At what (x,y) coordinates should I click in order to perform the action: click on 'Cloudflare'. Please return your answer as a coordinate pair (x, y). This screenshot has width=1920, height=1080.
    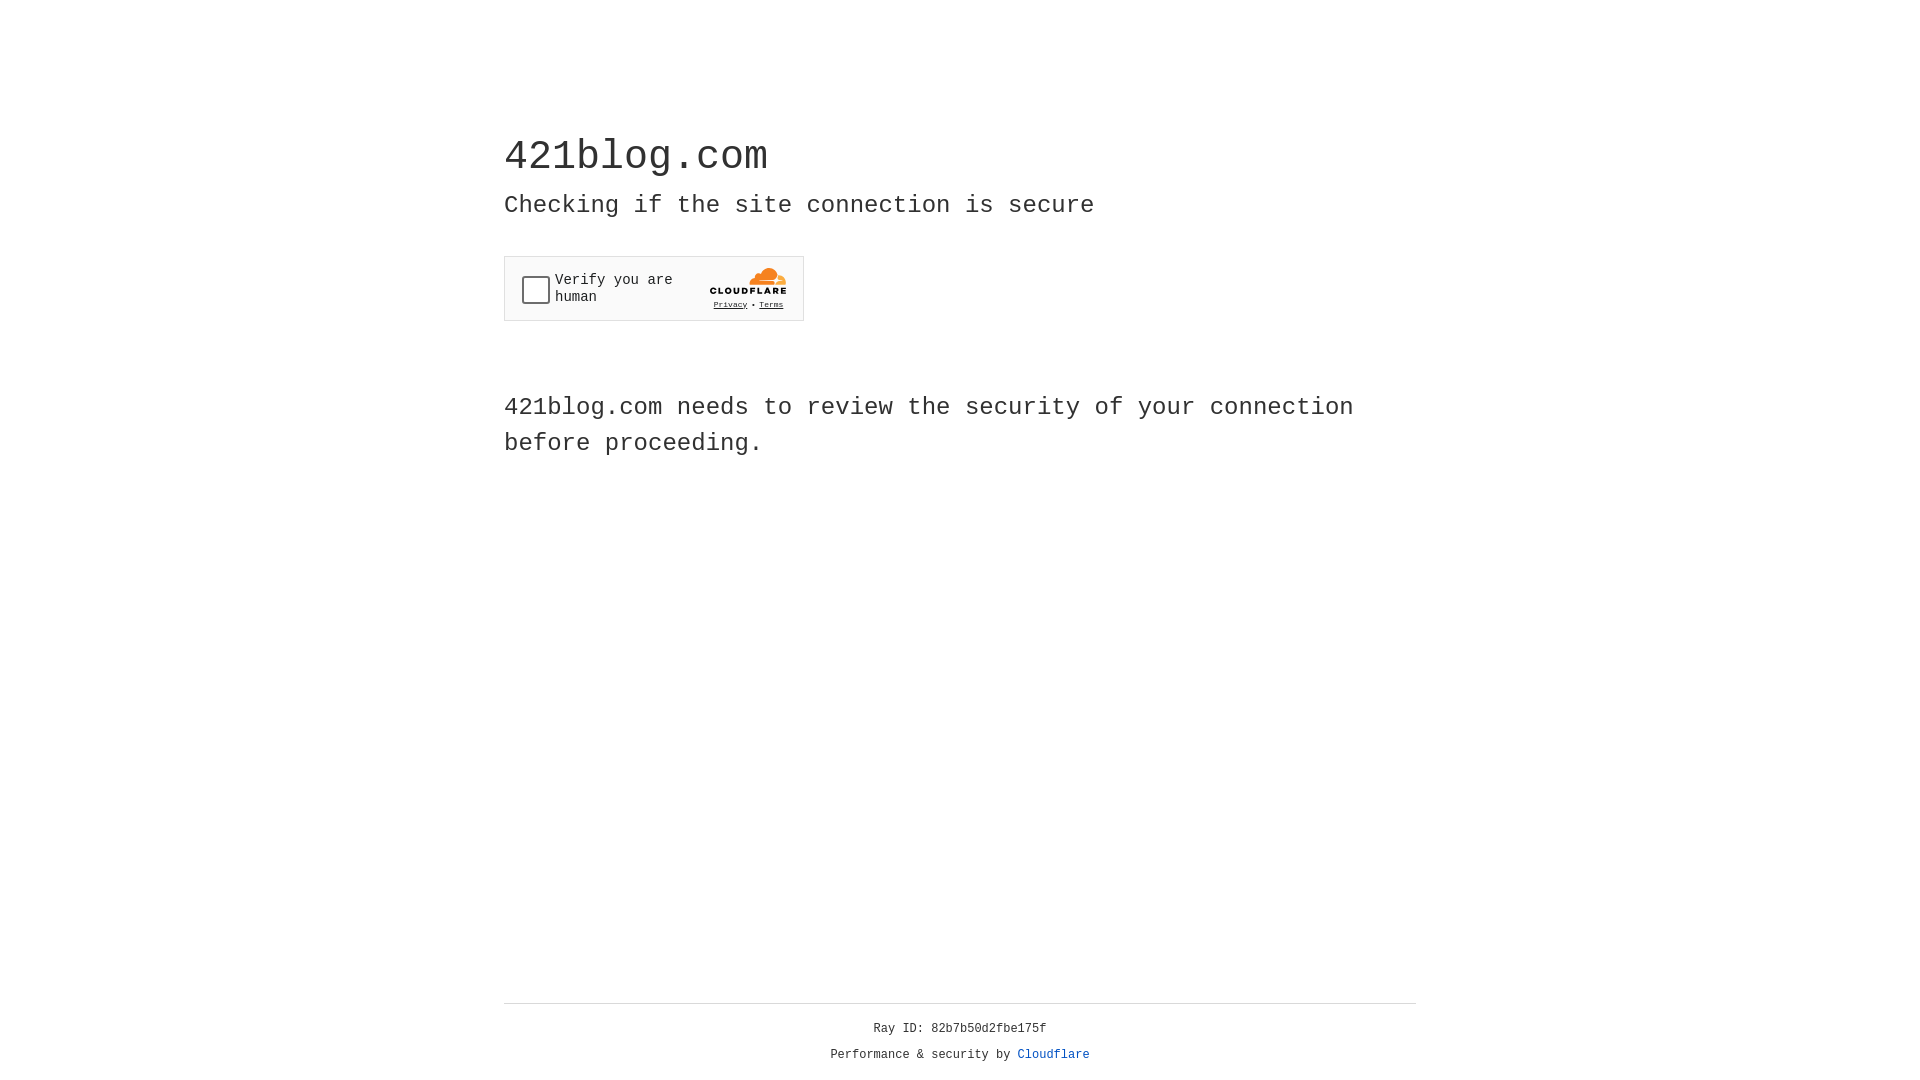
    Looking at the image, I should click on (1053, 1054).